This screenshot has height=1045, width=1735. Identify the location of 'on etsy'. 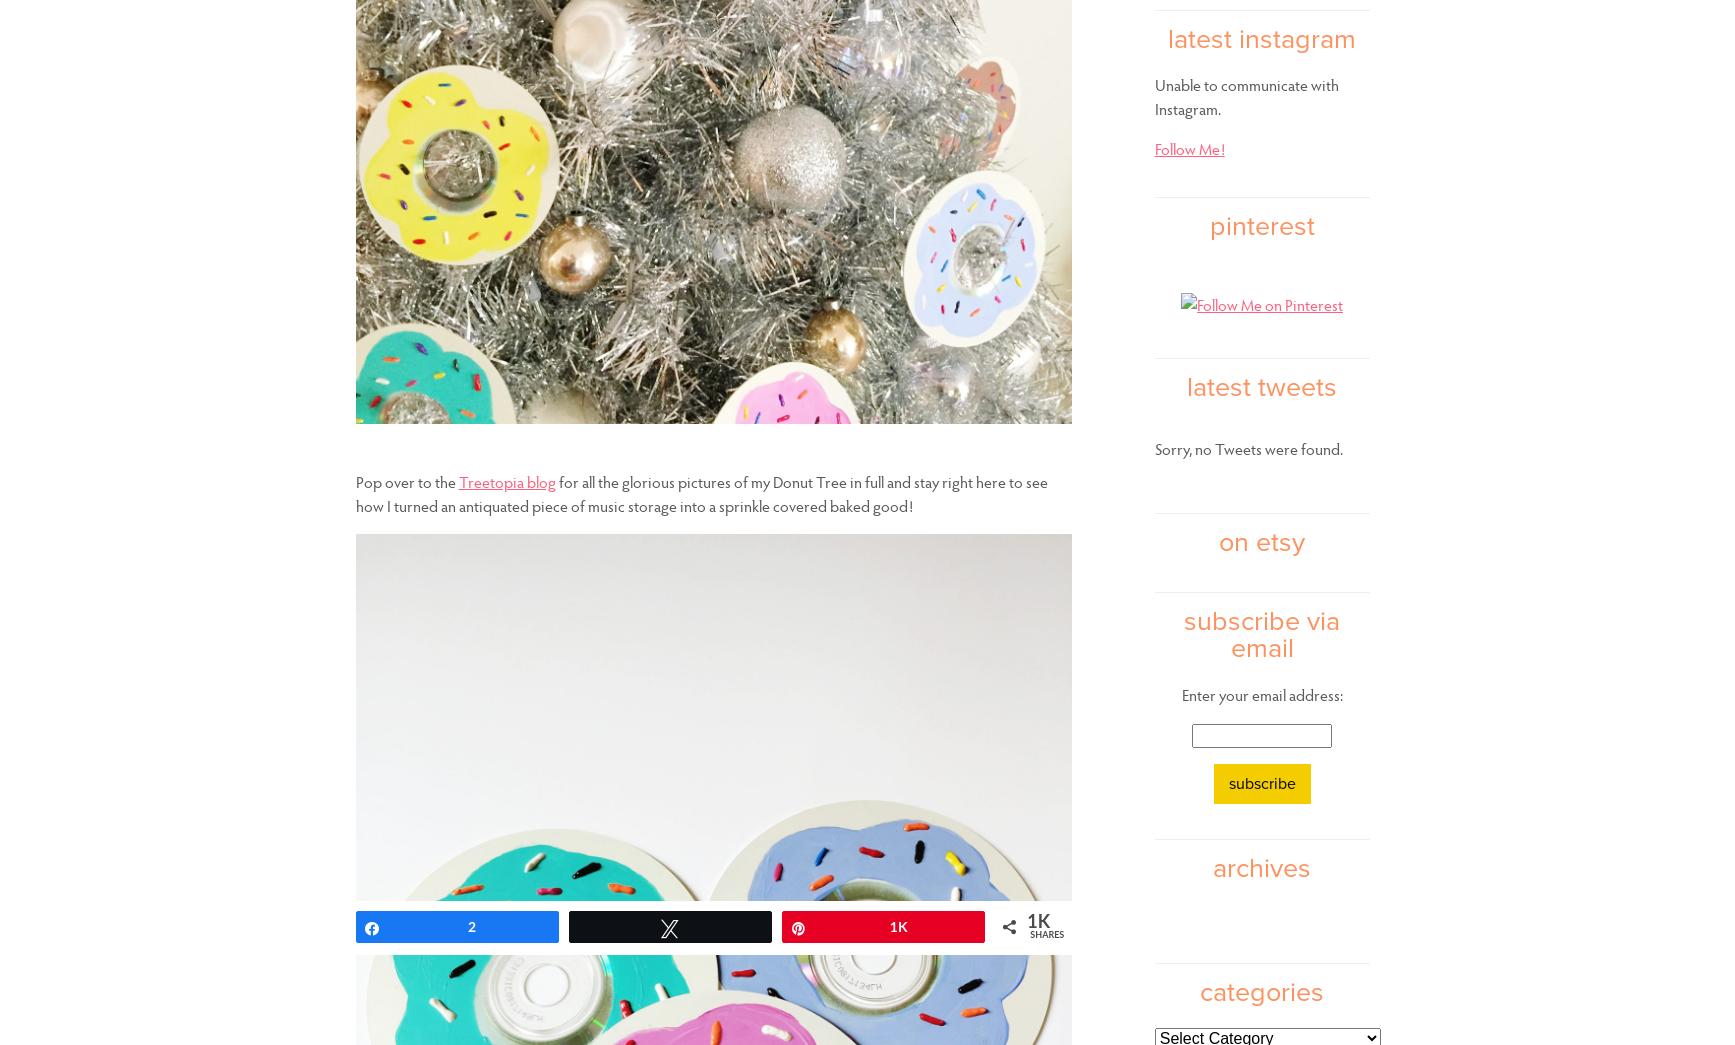
(1261, 542).